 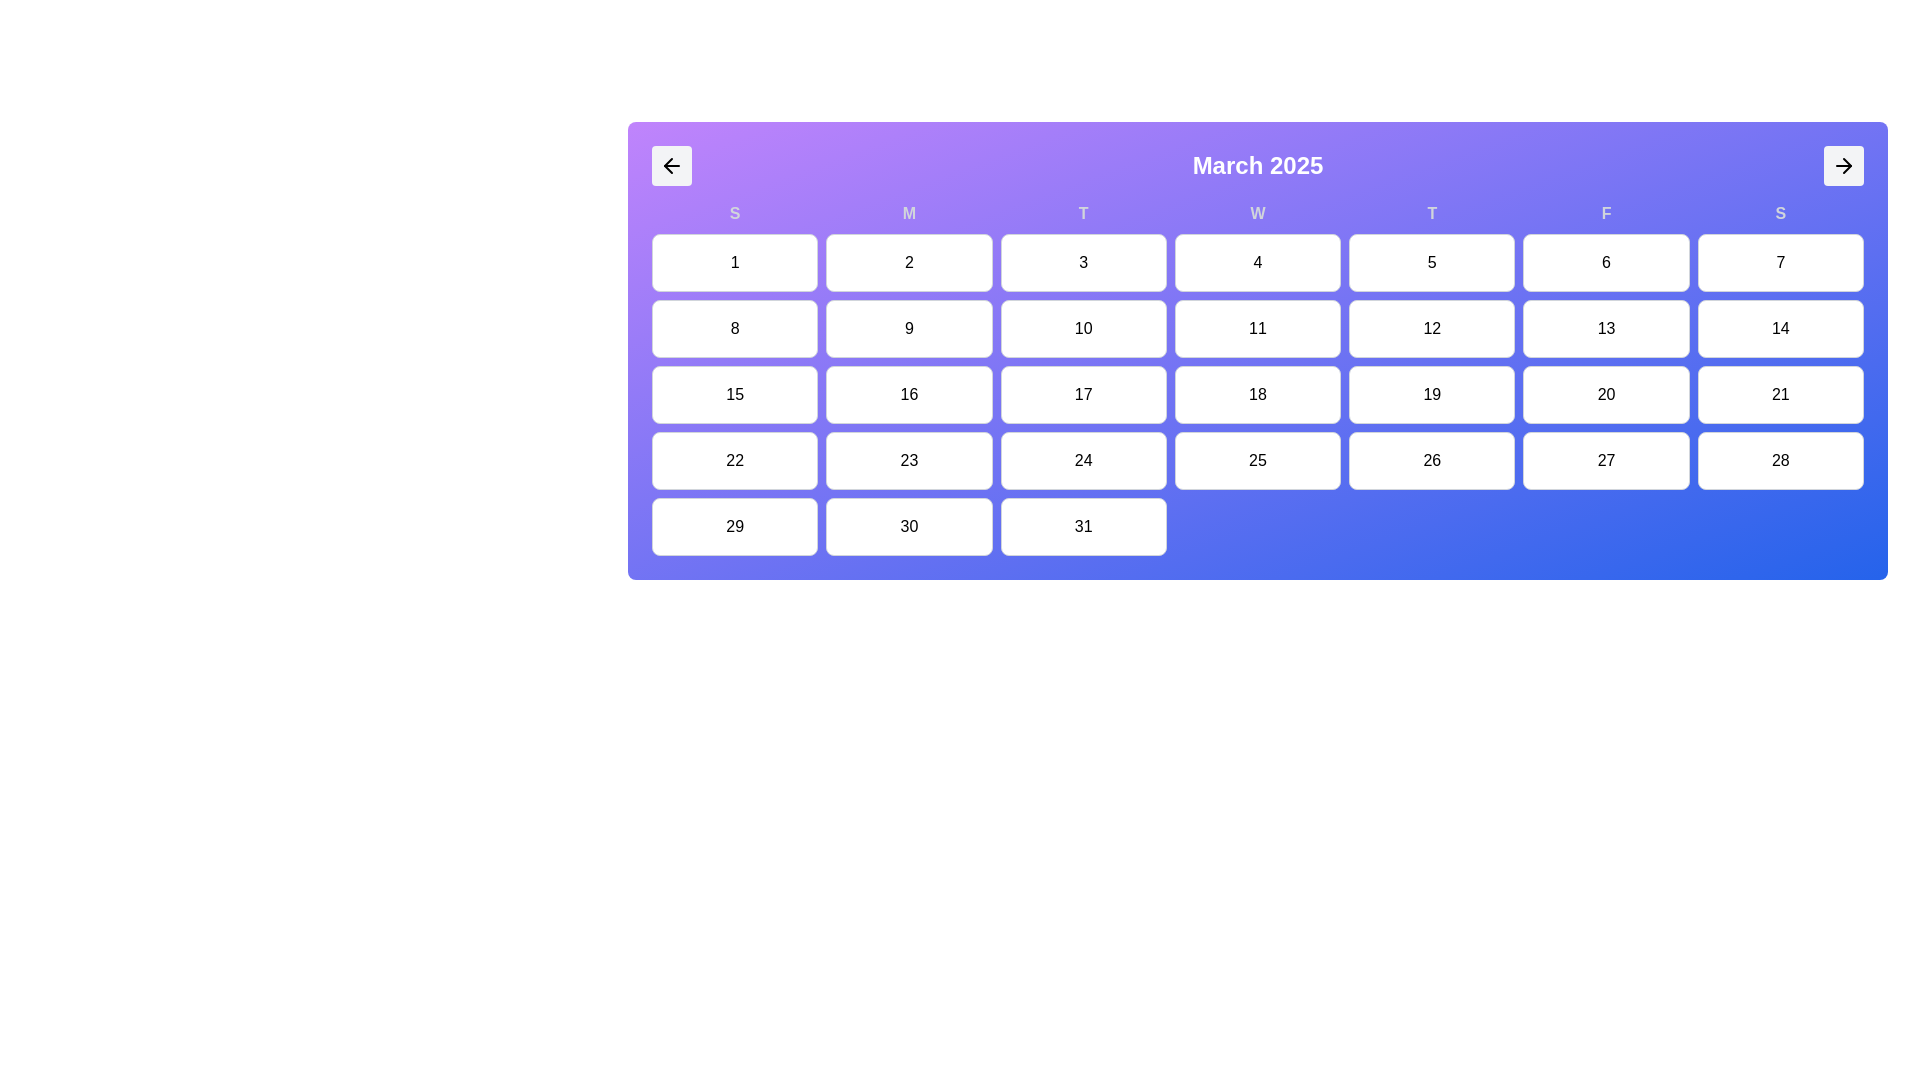 I want to click on the calendar date cell representing the 7th day of March 2025, so click(x=1780, y=261).